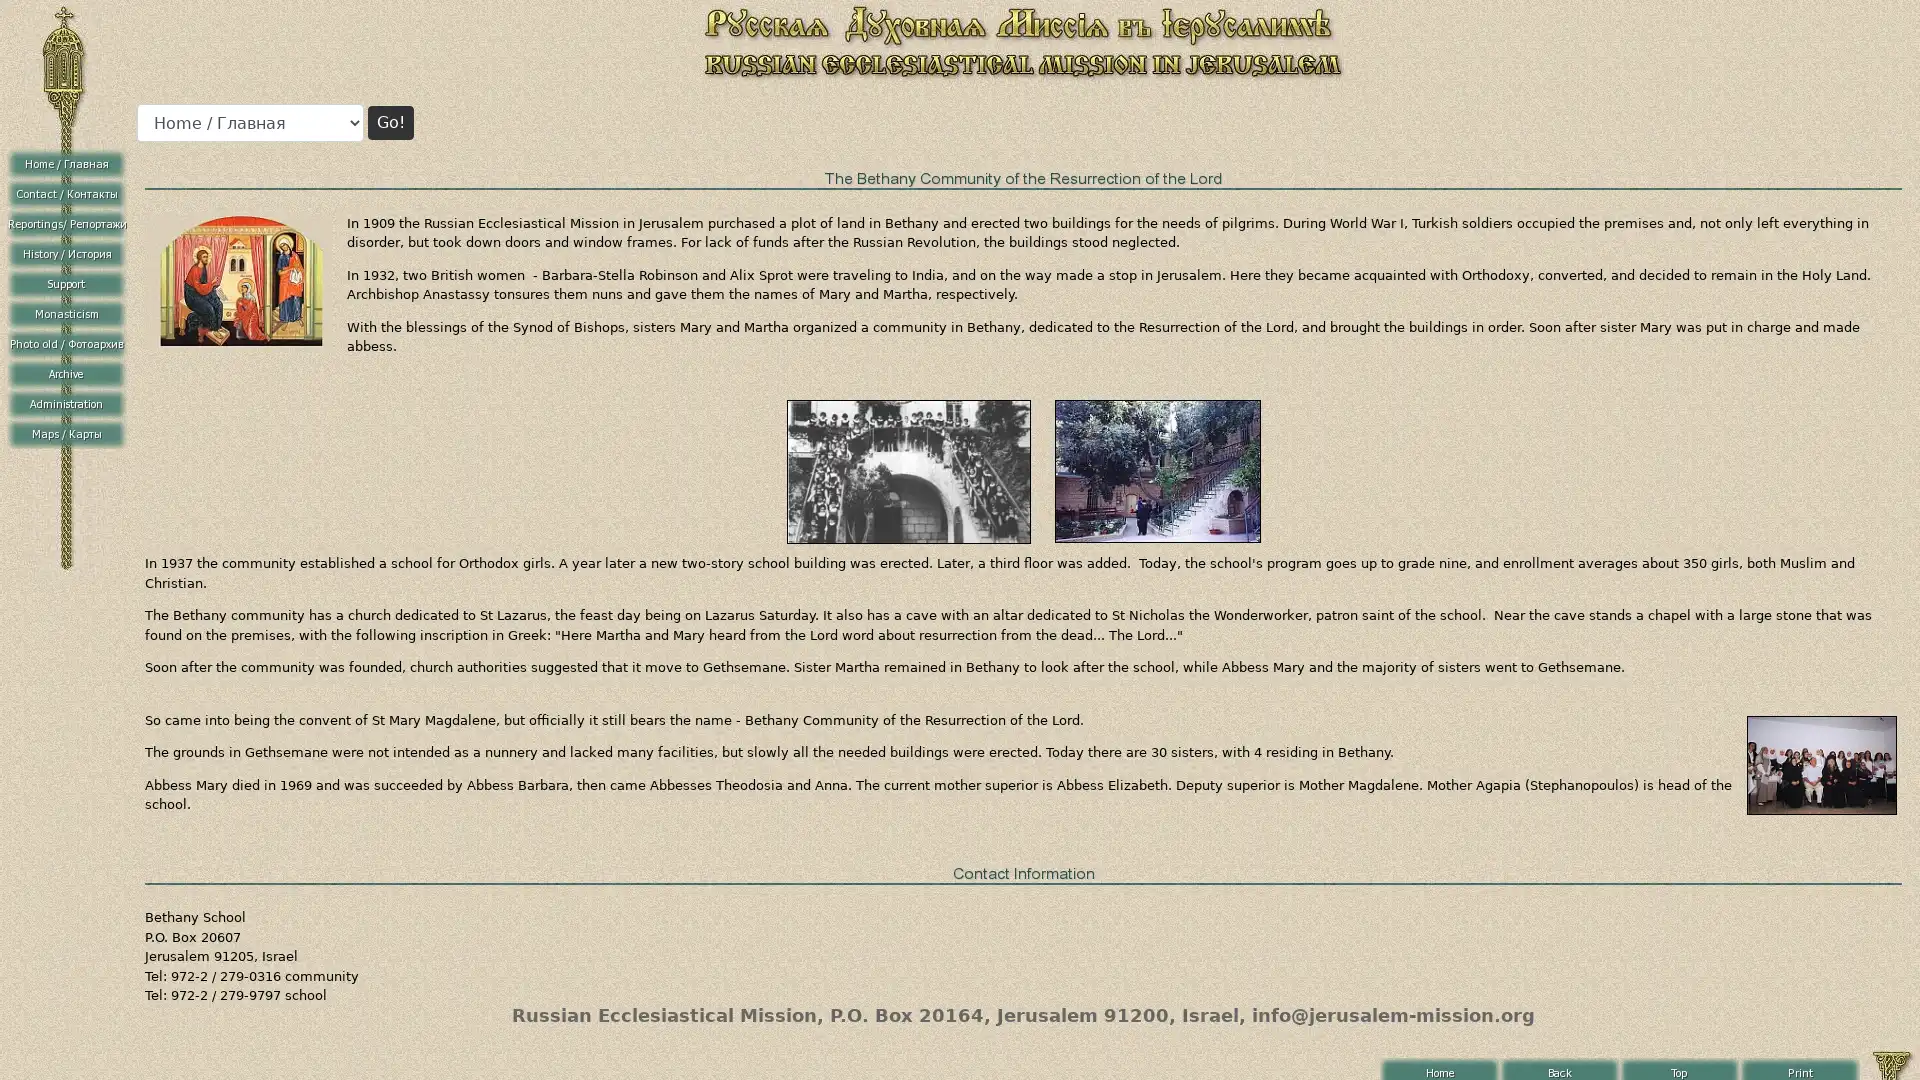  What do you see at coordinates (390, 123) in the screenshot?
I see `Go!` at bounding box center [390, 123].